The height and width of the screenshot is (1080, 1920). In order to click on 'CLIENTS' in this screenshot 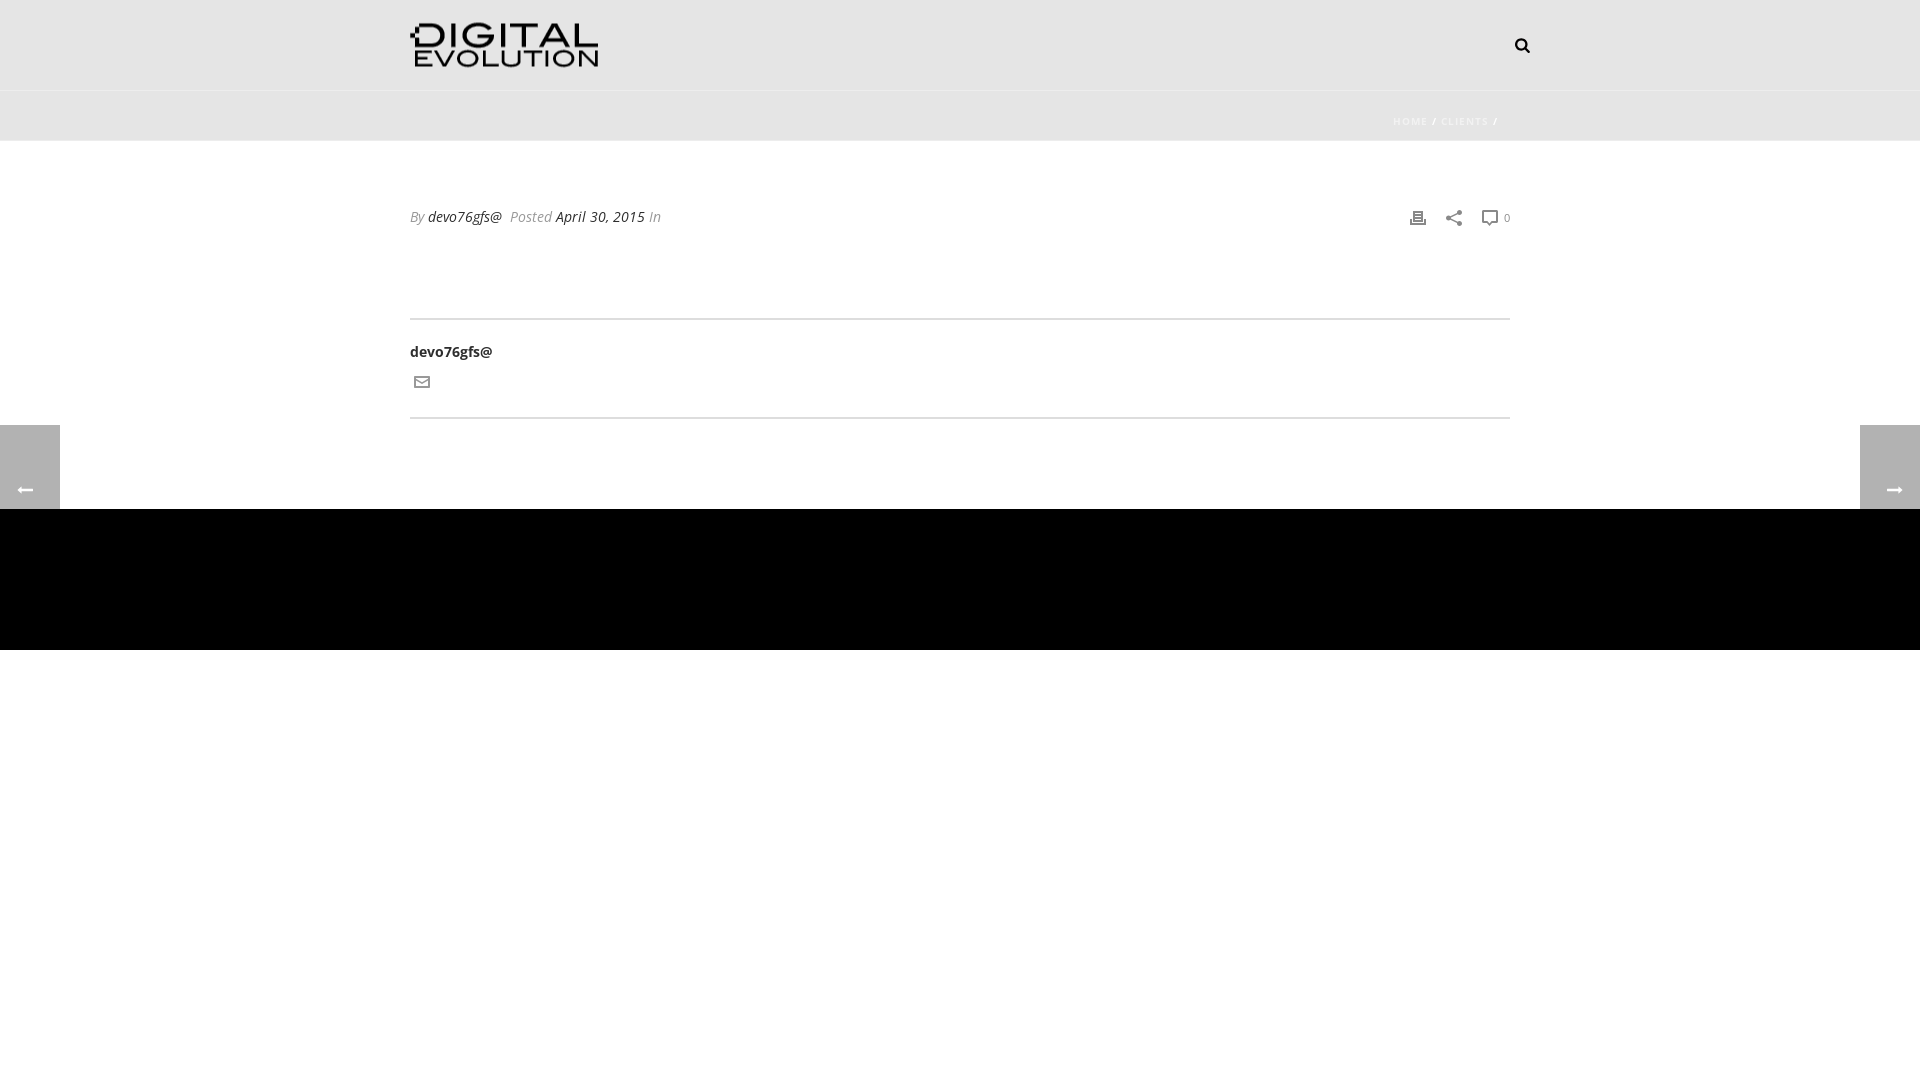, I will do `click(1464, 120)`.